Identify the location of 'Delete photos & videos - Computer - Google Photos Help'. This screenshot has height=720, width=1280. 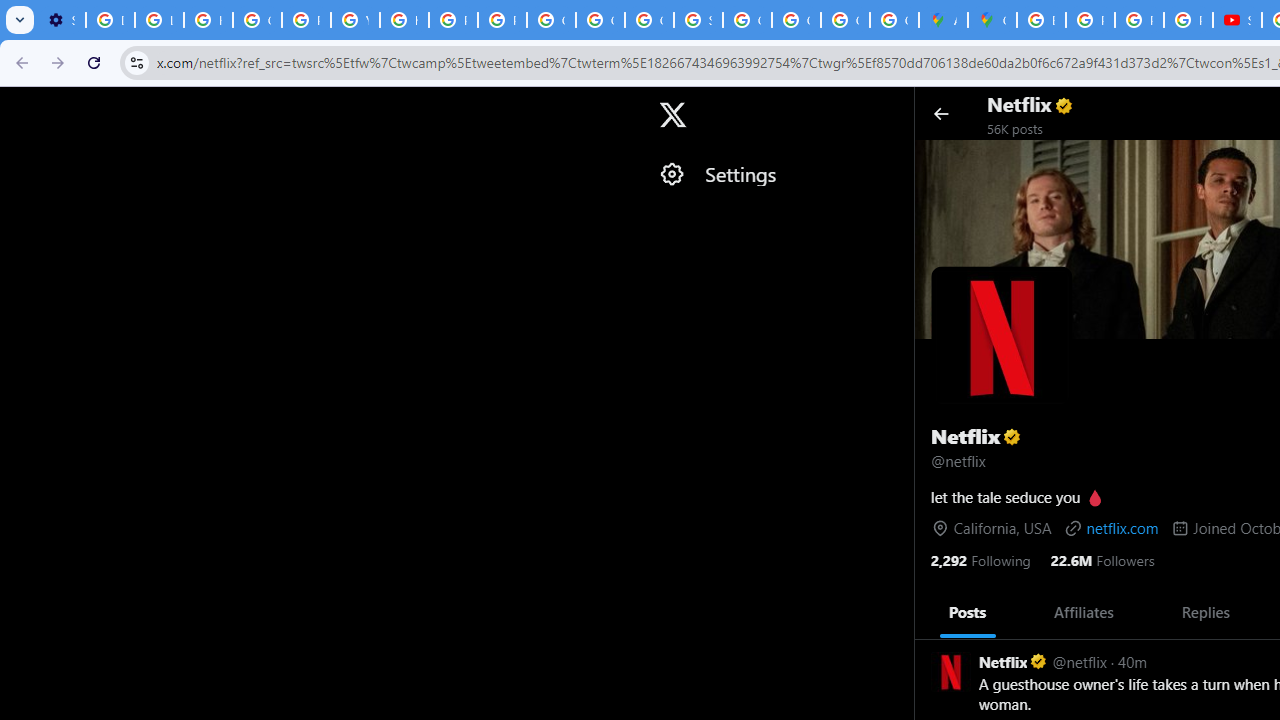
(109, 20).